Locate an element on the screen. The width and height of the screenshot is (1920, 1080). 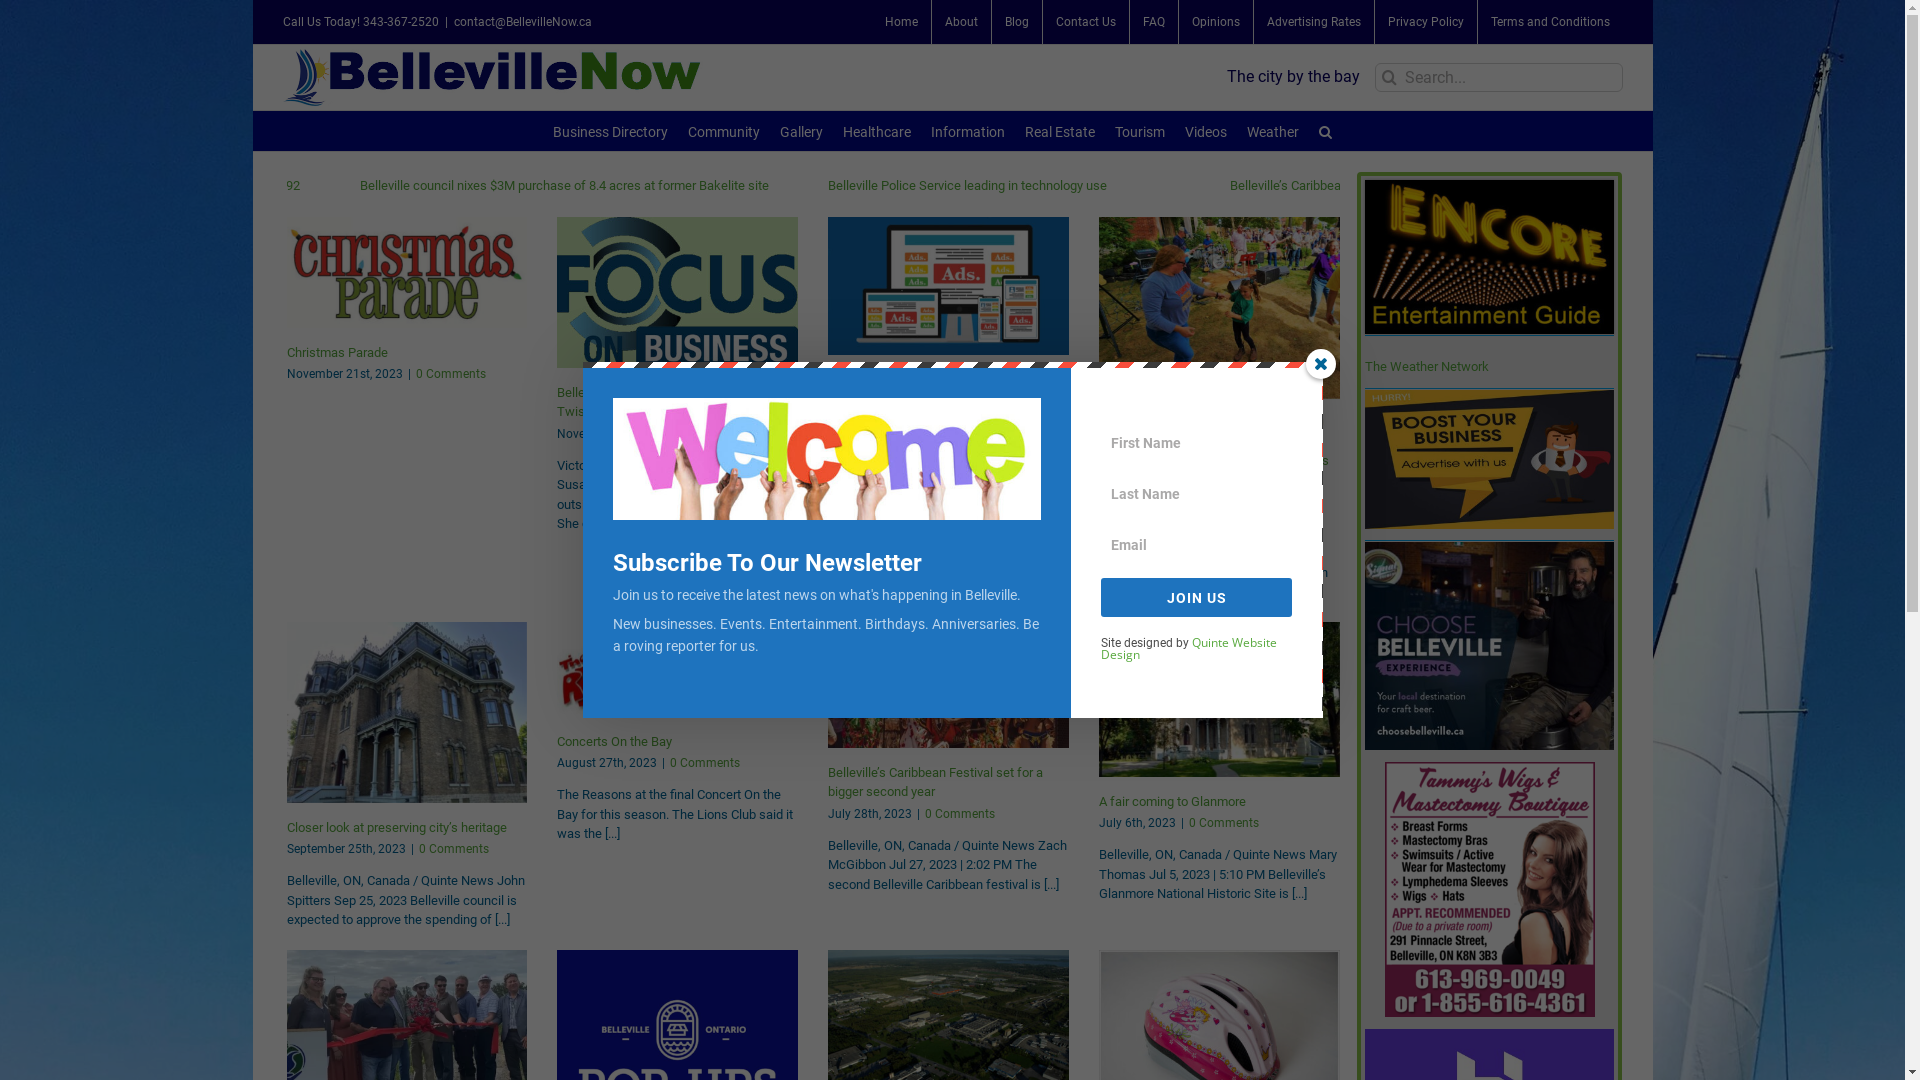
'FAQ' is located at coordinates (1153, 22).